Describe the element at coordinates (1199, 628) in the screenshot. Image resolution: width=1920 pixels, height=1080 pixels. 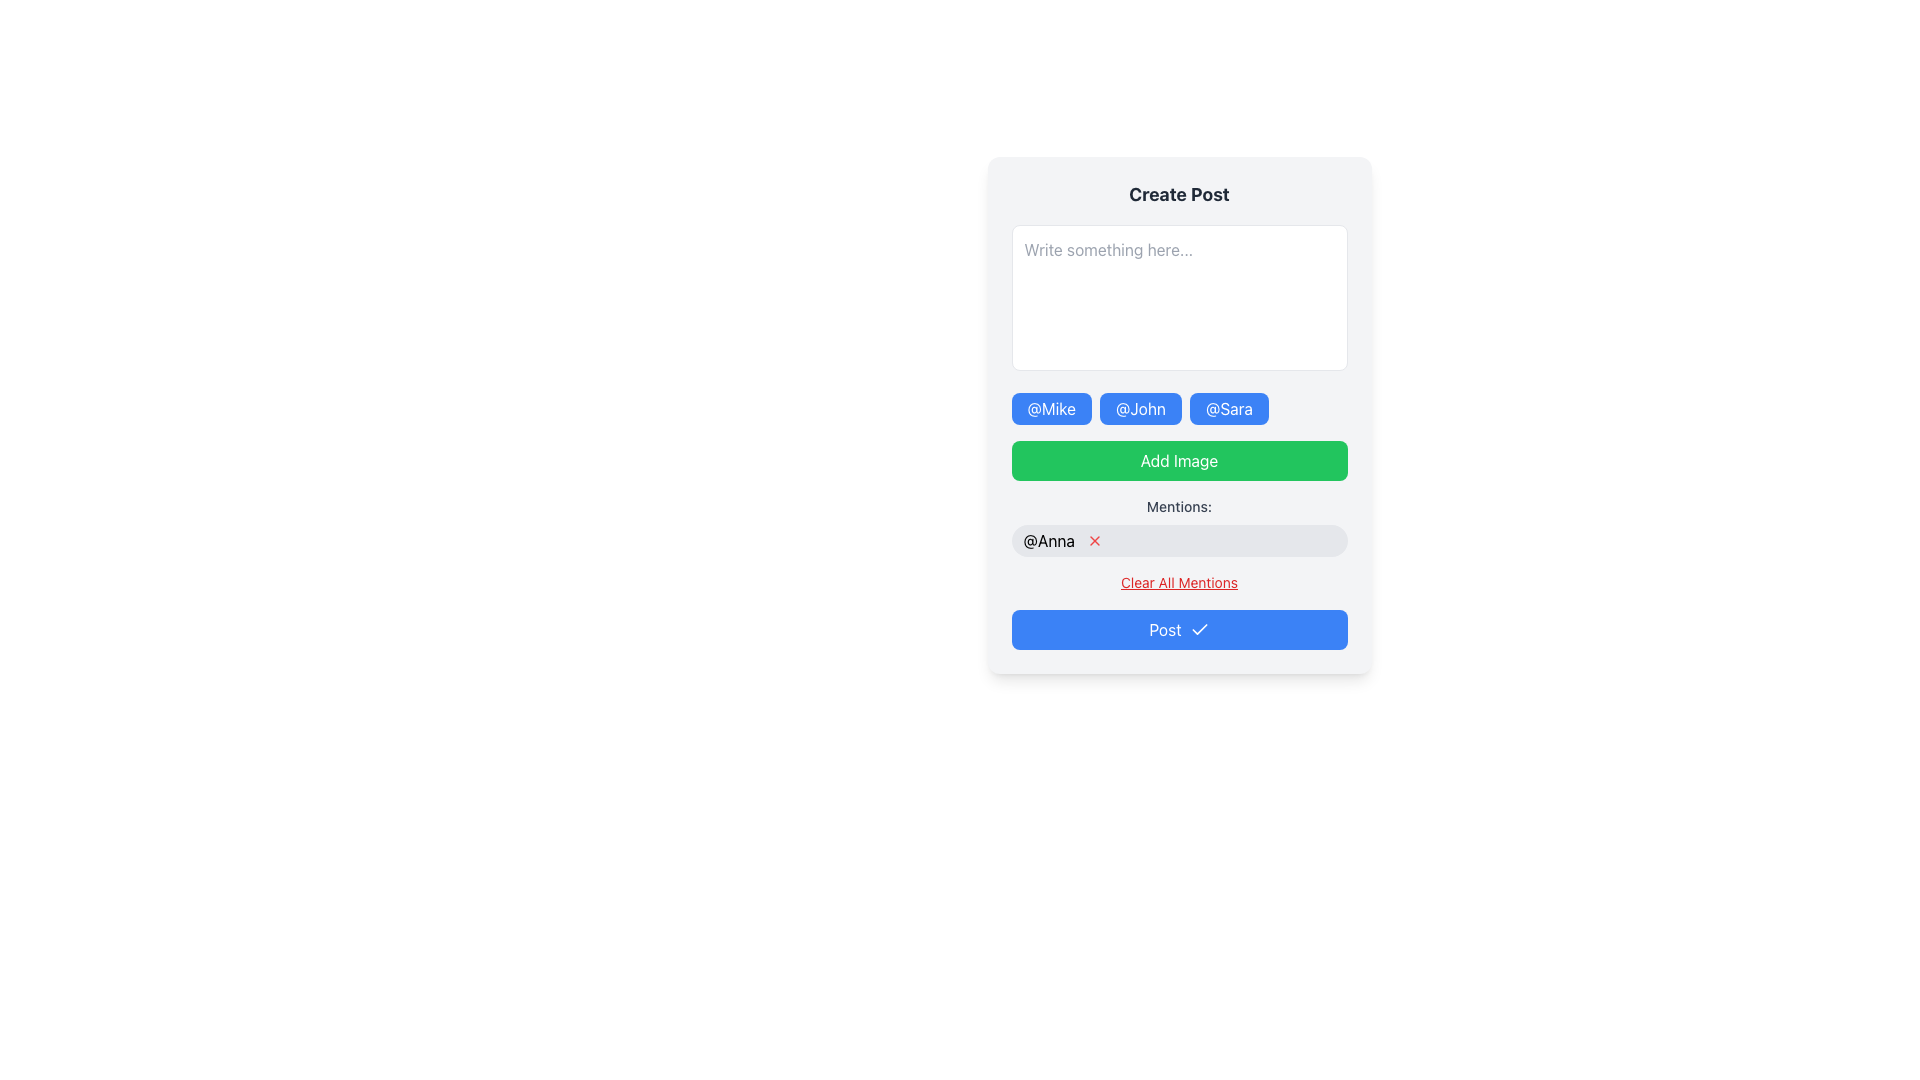
I see `the checkmark icon located inside the 'Post' button at the bottom of the form, which indicates confirmation of a successful post submission` at that location.